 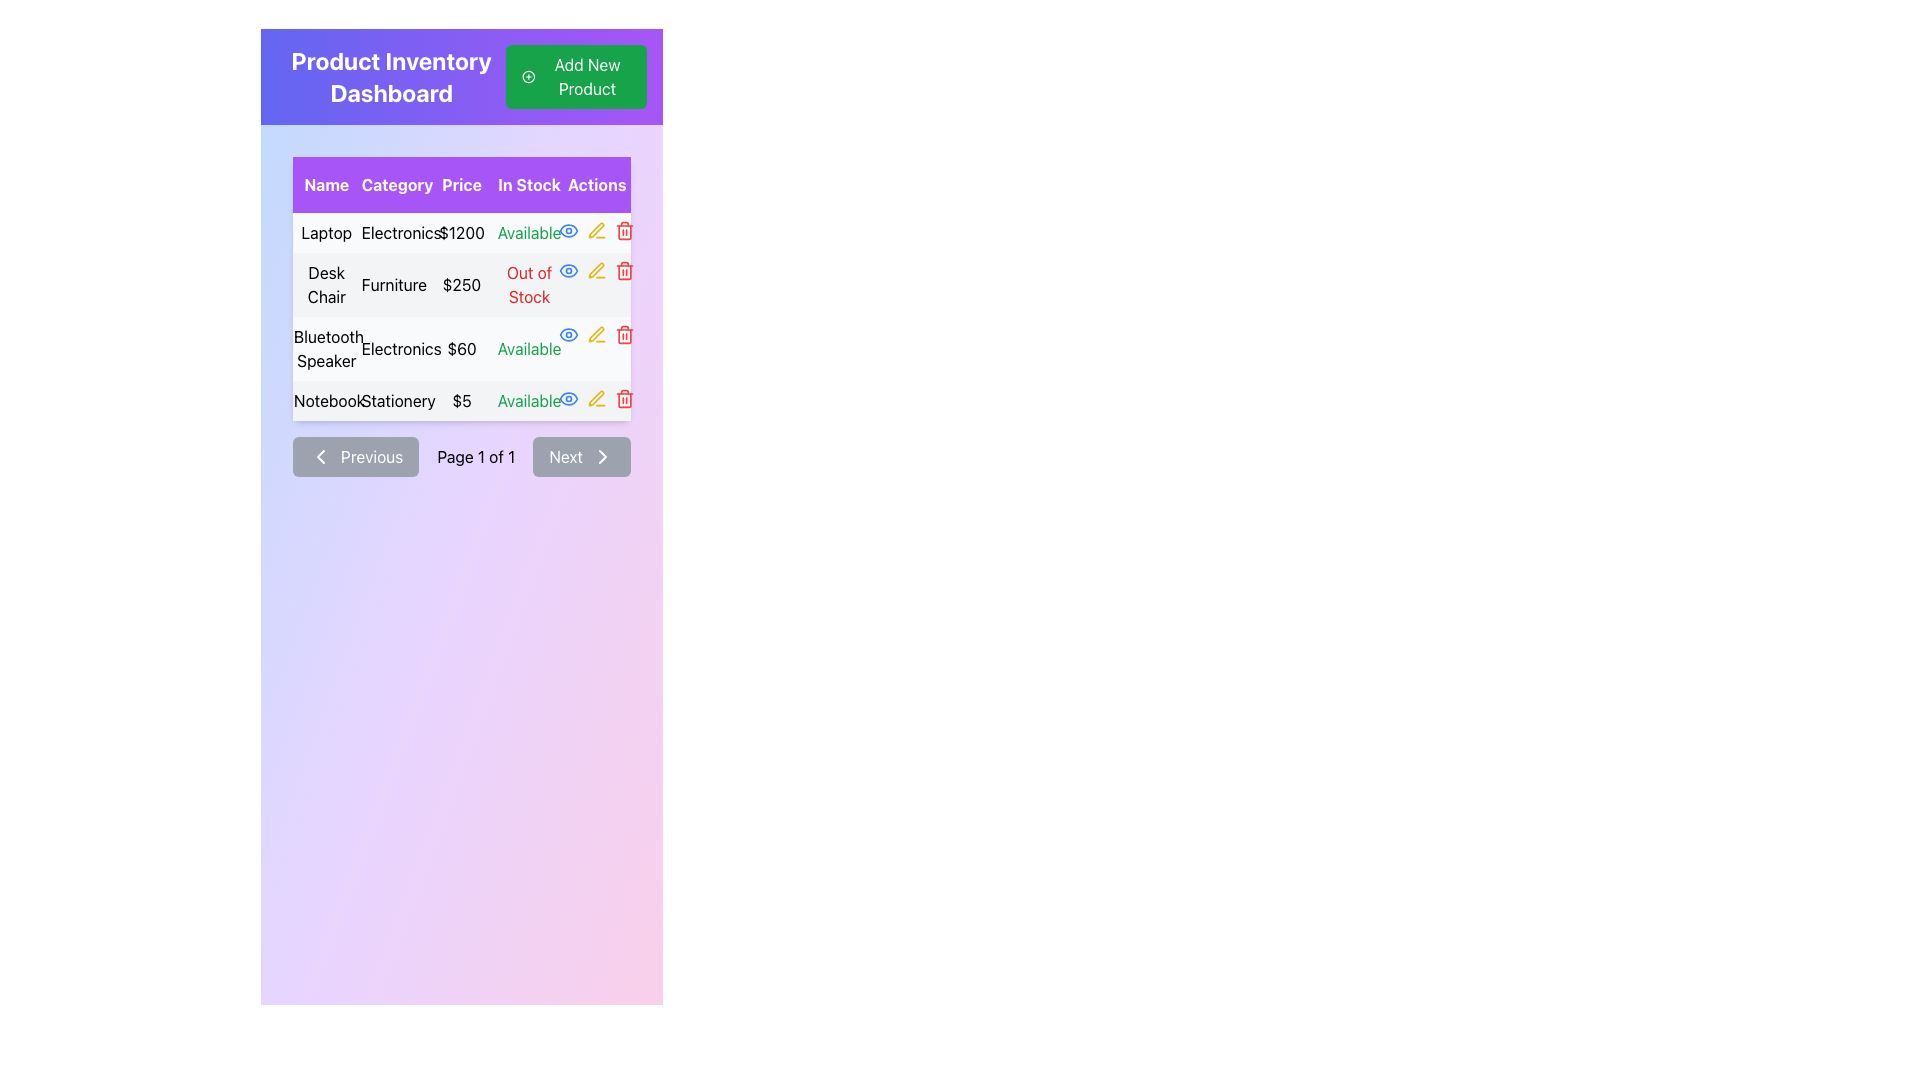 What do you see at coordinates (394, 185) in the screenshot?
I see `the 'Category' header label, which is the second item in a horizontal row of headers with a purple background and bold white text` at bounding box center [394, 185].